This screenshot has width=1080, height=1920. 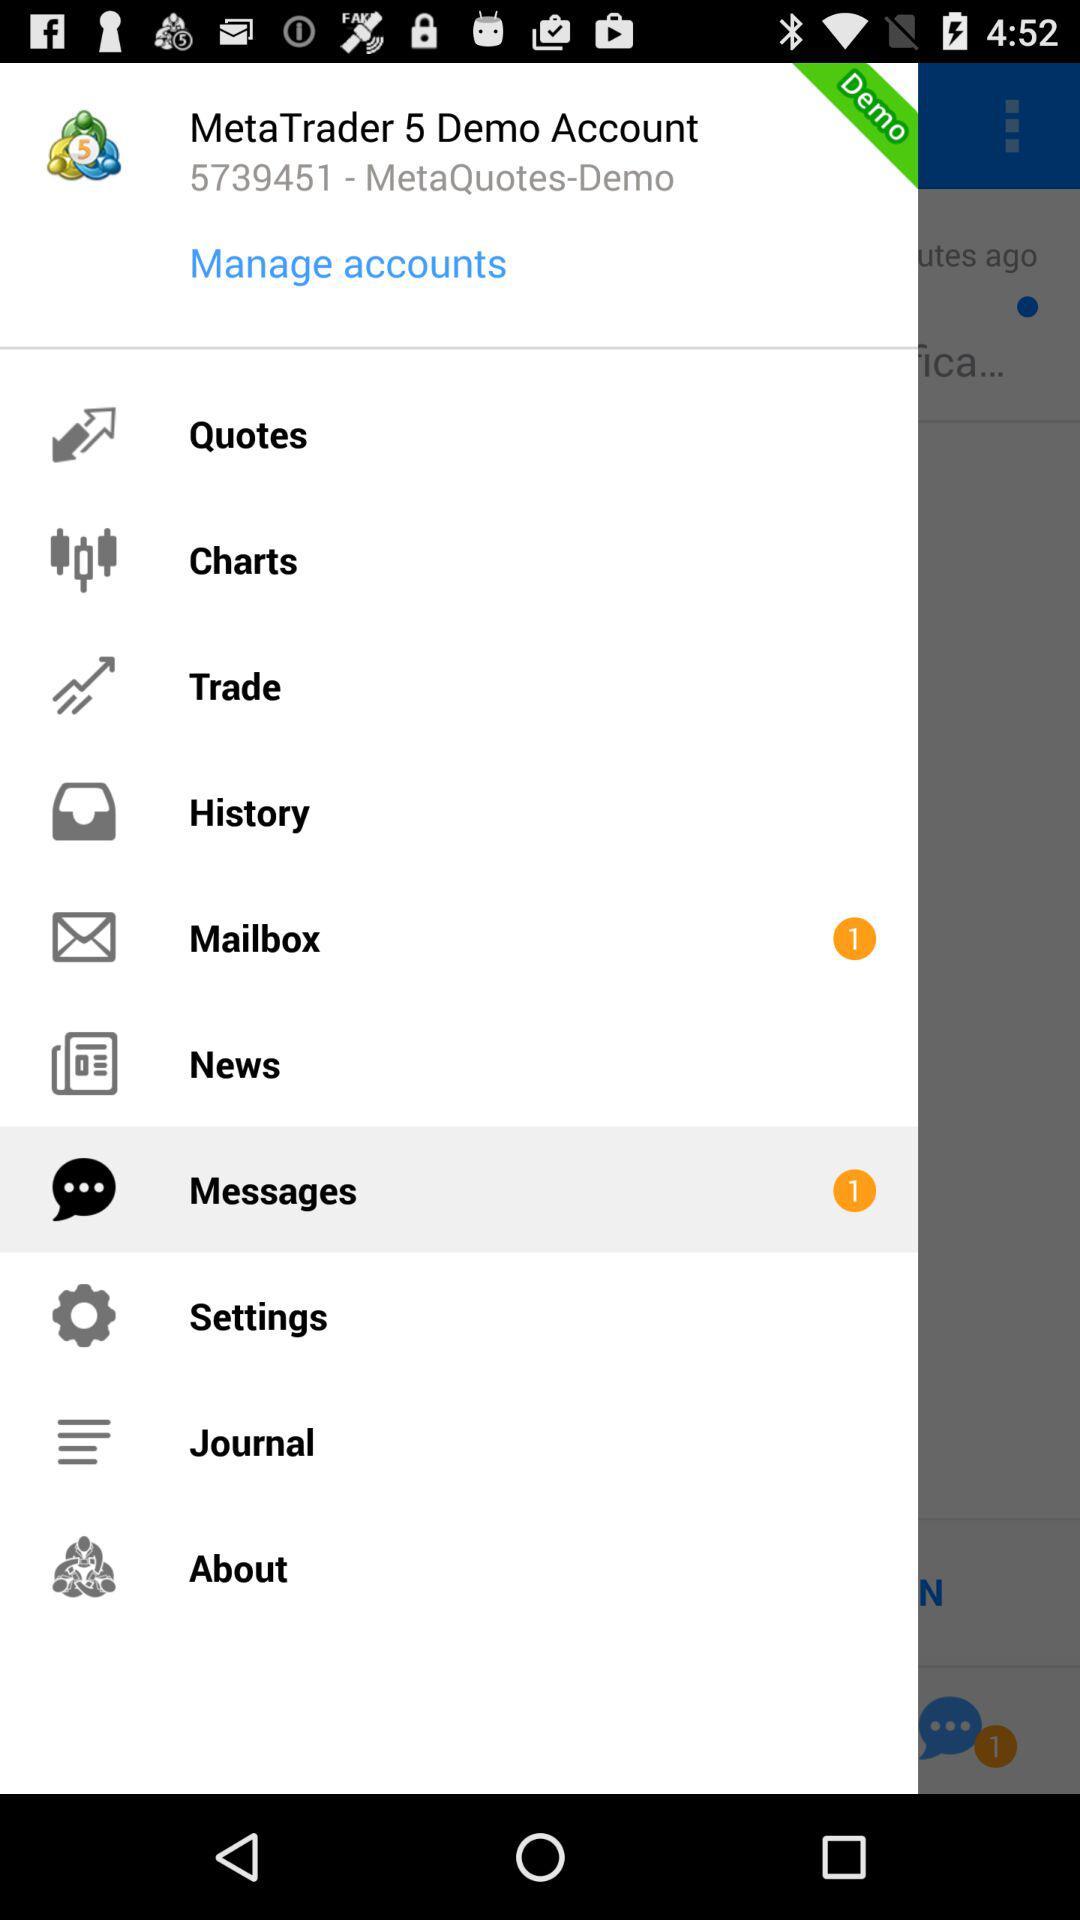 What do you see at coordinates (949, 1848) in the screenshot?
I see `the chat icon` at bounding box center [949, 1848].